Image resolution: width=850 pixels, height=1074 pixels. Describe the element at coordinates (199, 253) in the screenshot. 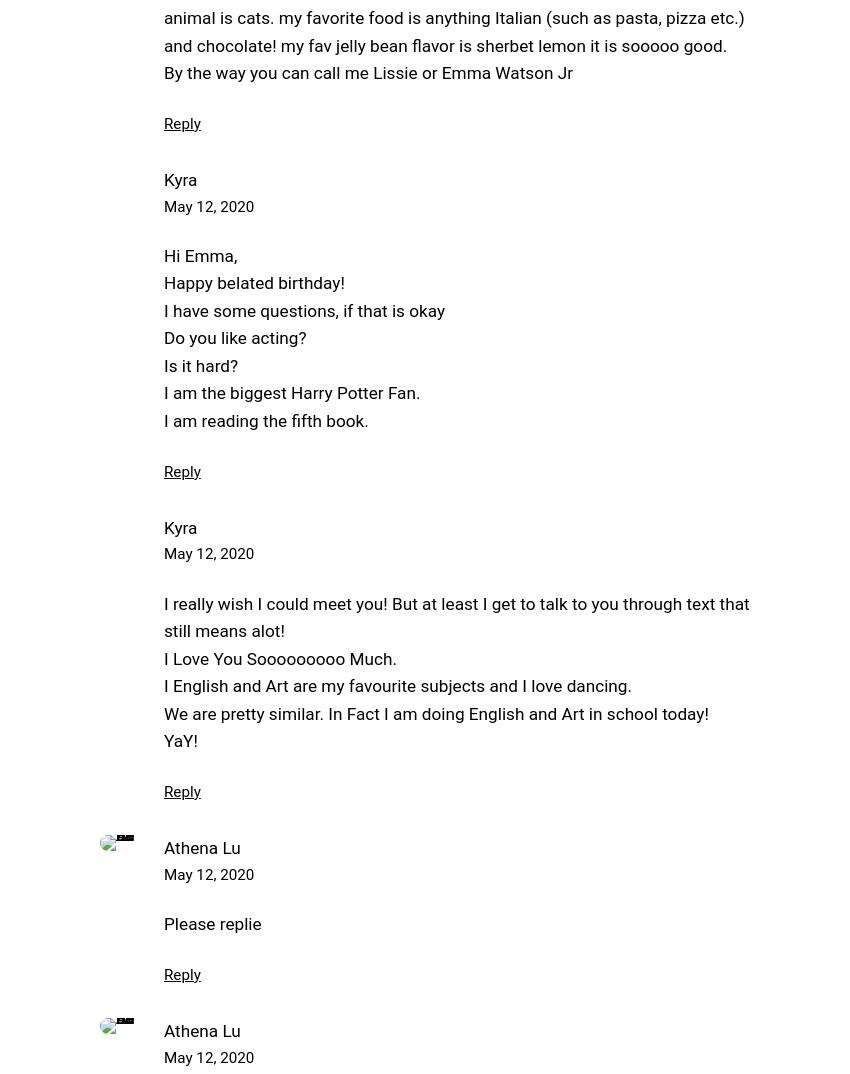

I see `'Hi Emma,'` at that location.